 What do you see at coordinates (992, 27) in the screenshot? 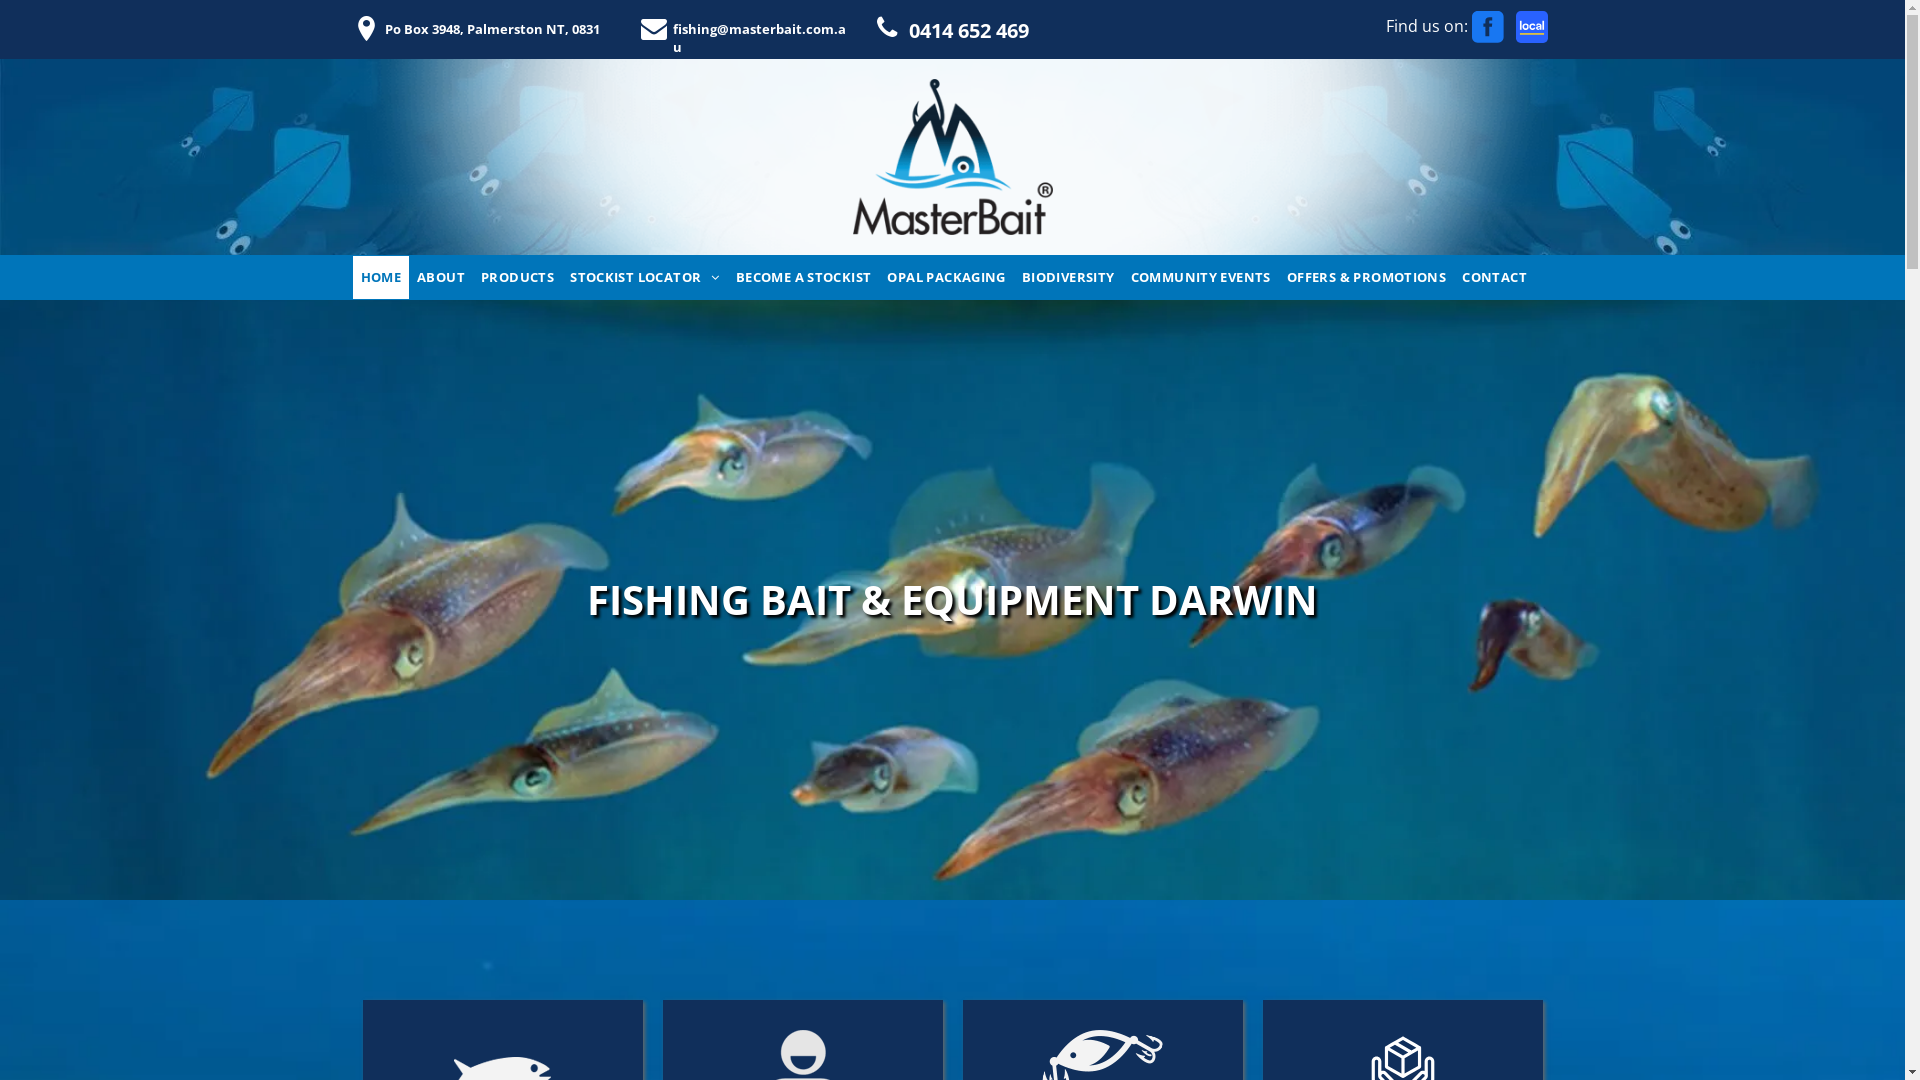
I see `'0414 652 469'` at bounding box center [992, 27].